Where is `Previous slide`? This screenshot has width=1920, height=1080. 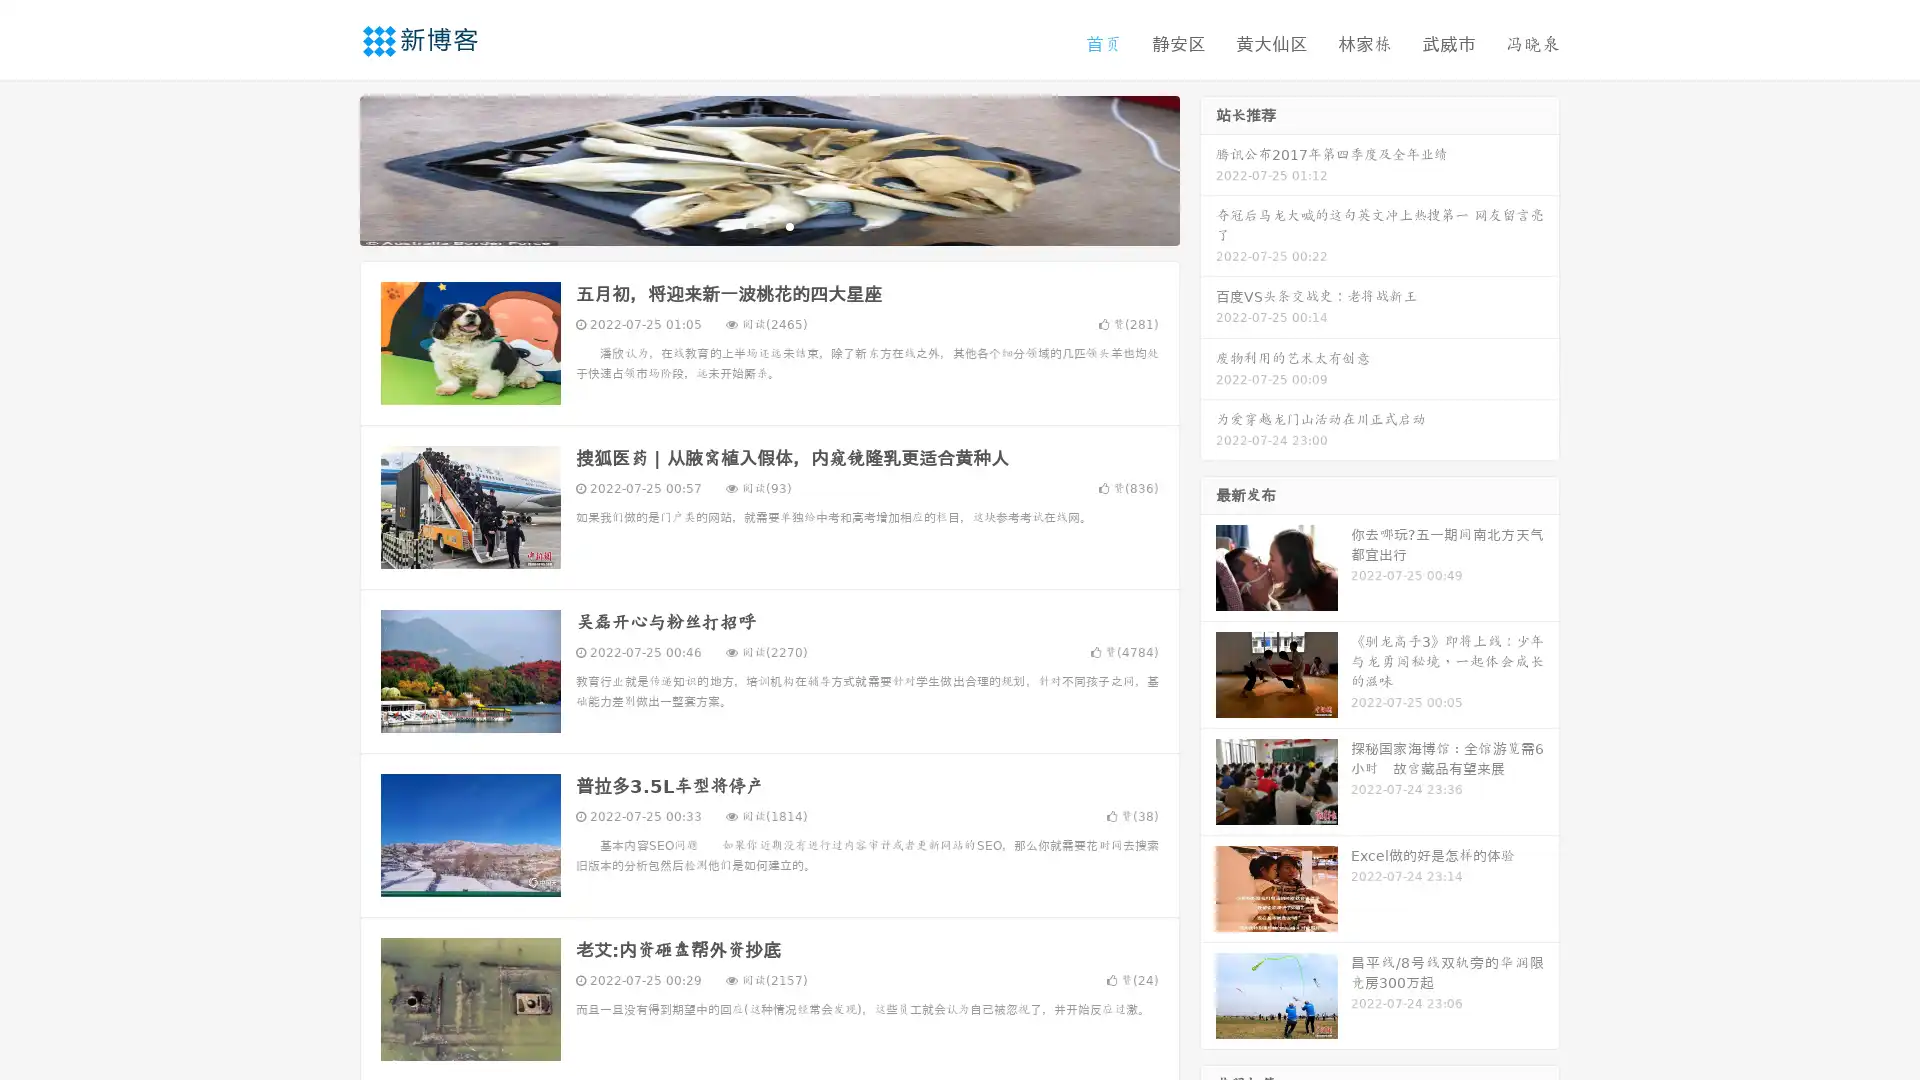
Previous slide is located at coordinates (330, 168).